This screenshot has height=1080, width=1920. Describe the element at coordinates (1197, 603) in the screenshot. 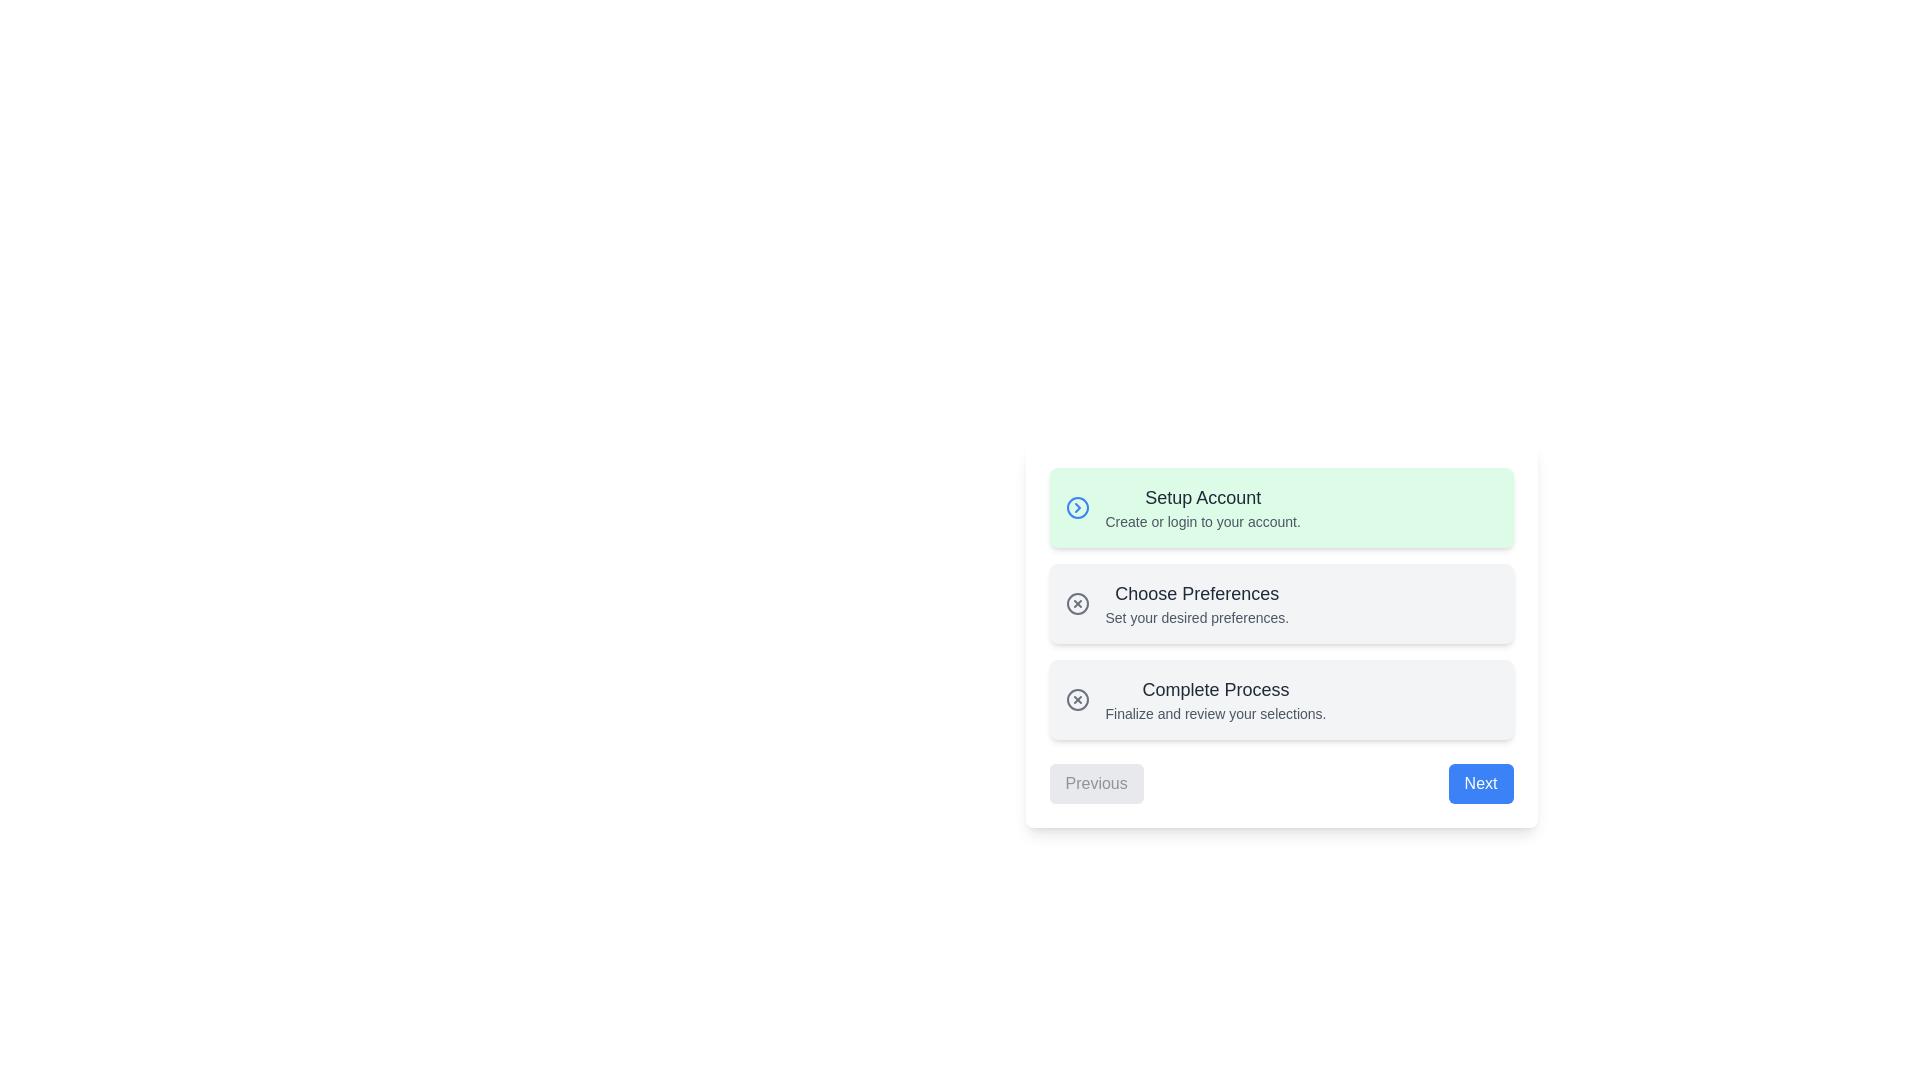

I see `the second item in the vertically arranged list that provides descriptive content for user preferences, located below 'Setup Account' and above 'Complete Process.'` at that location.